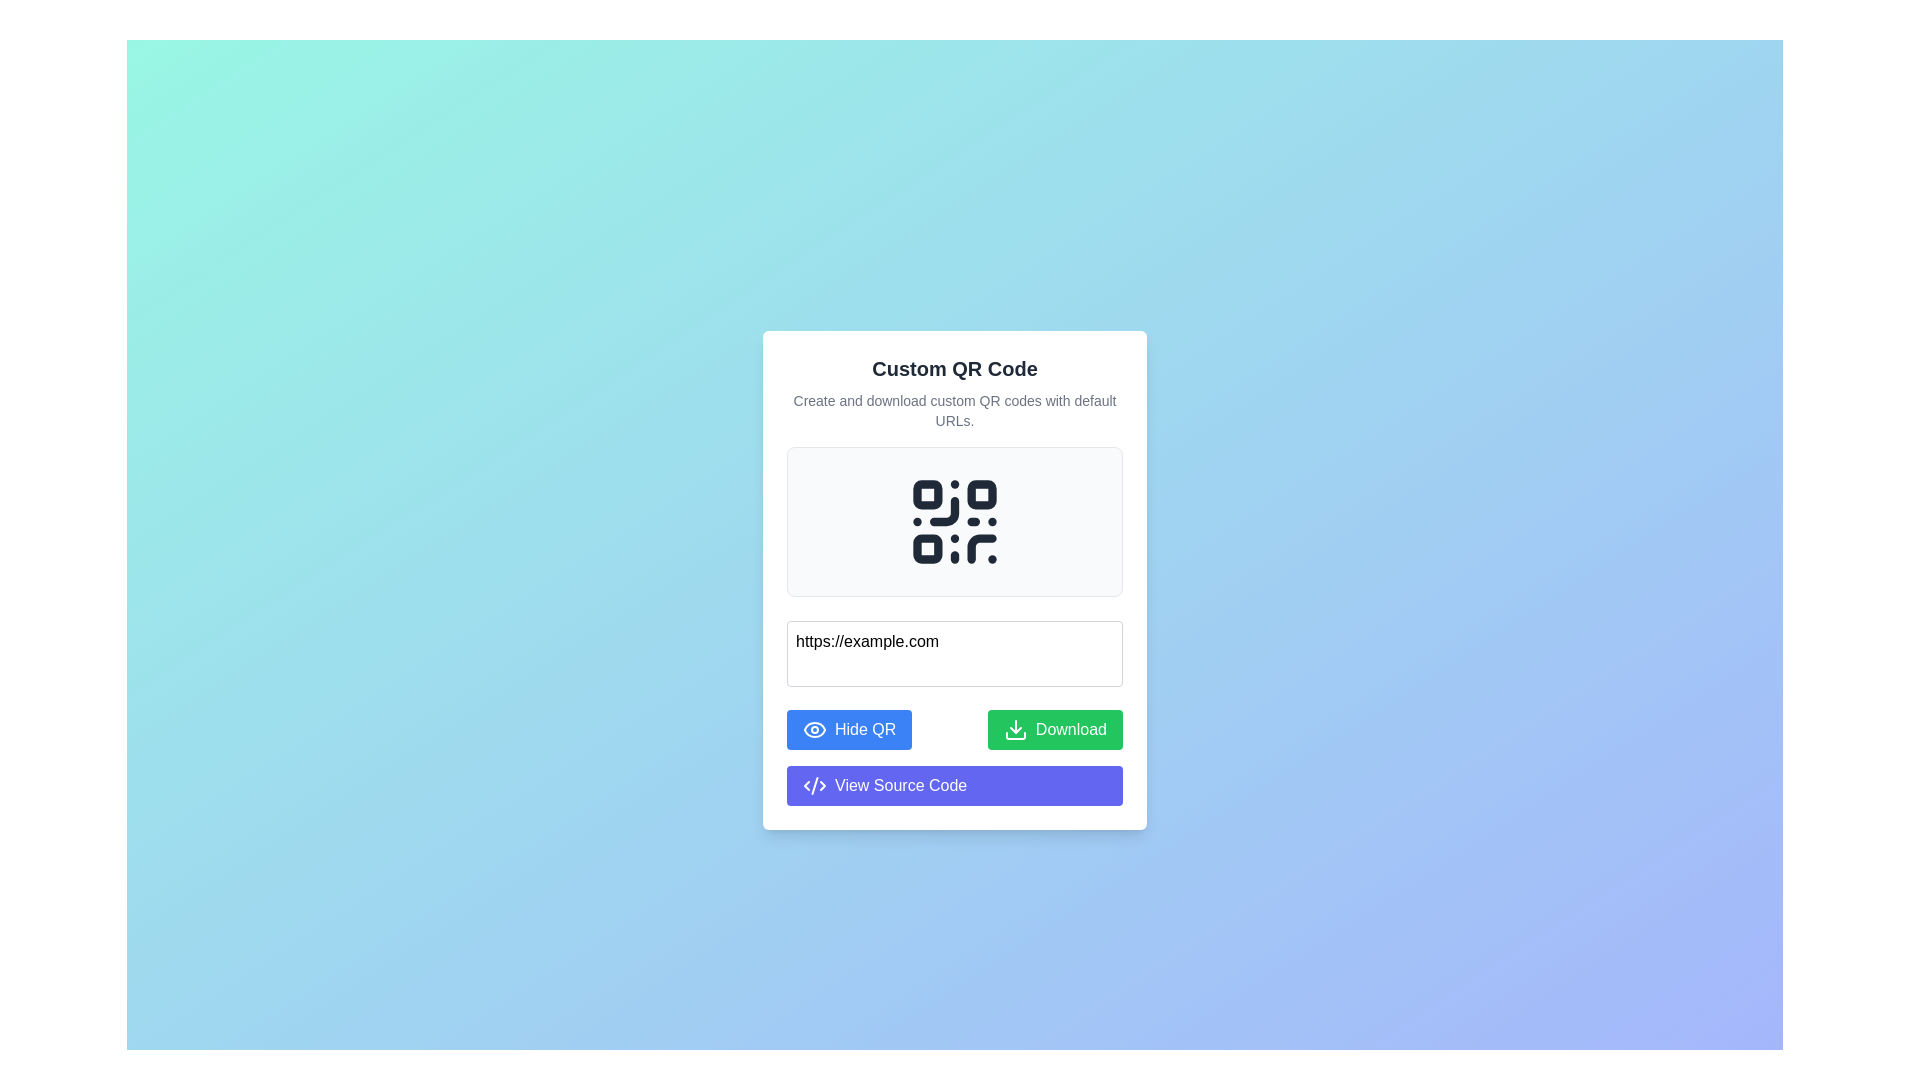 This screenshot has height=1080, width=1920. What do you see at coordinates (954, 784) in the screenshot?
I see `the 'View Source Code' button with a purple background and white text located at the bottom-right section of the QR code functionalities card` at bounding box center [954, 784].